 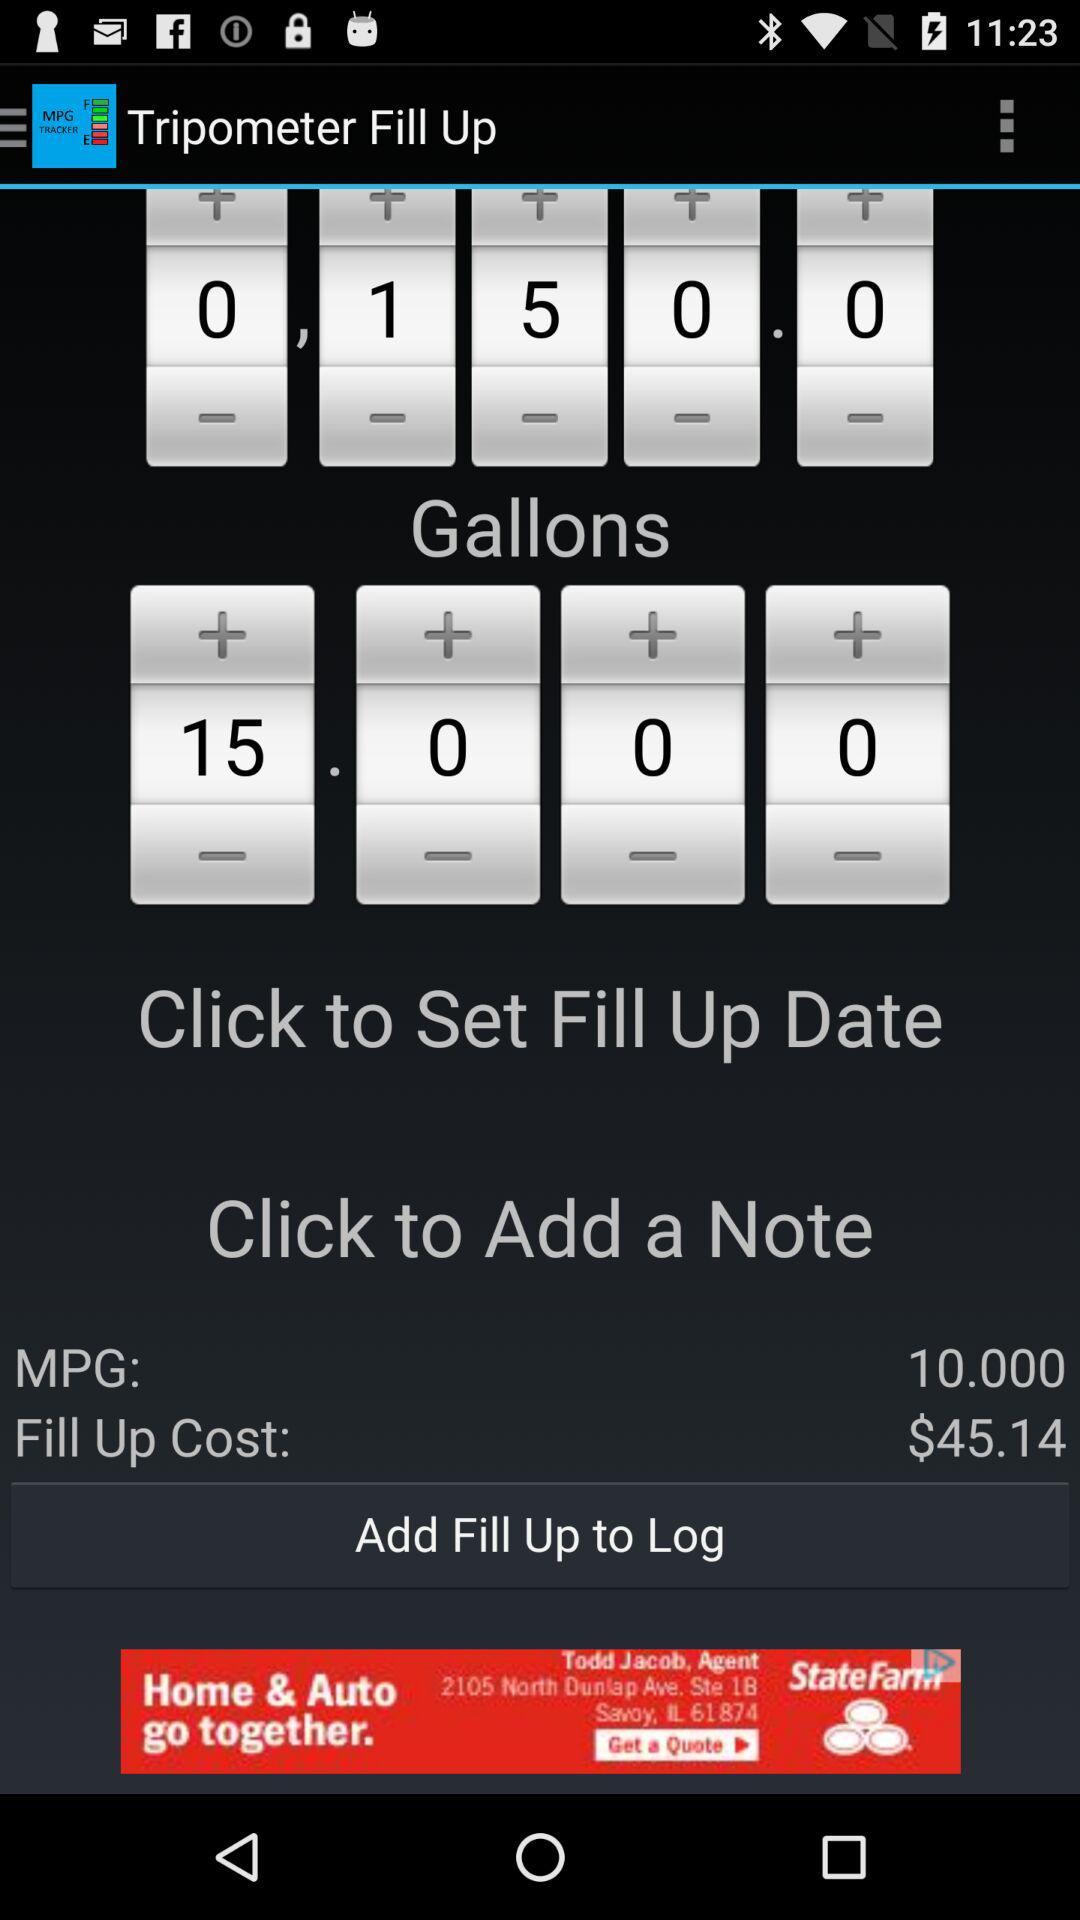 What do you see at coordinates (690, 331) in the screenshot?
I see `the option 0 beside option 5` at bounding box center [690, 331].